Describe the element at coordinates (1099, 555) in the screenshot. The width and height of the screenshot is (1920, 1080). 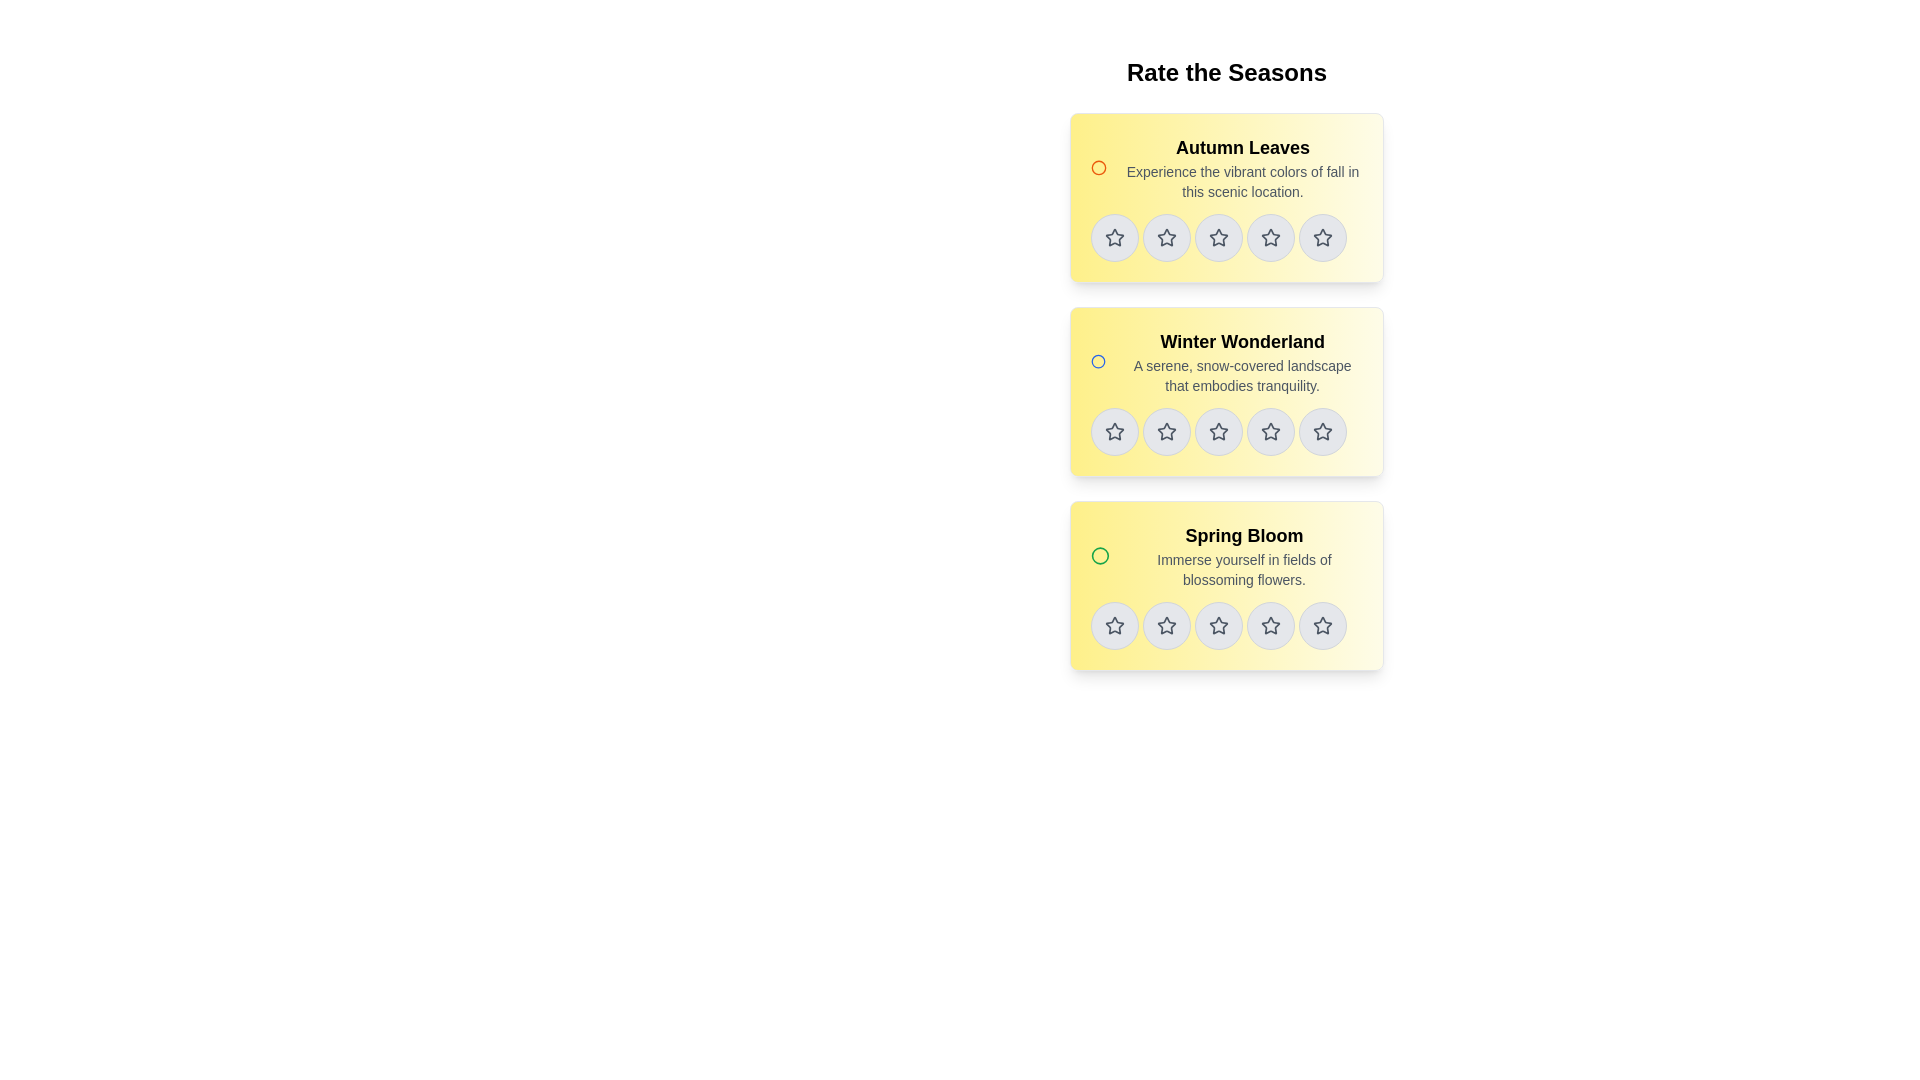
I see `the small circular icon with a green outline located at the top-left corner of the 'Spring Bloom' card, adjacent to the text content` at that location.